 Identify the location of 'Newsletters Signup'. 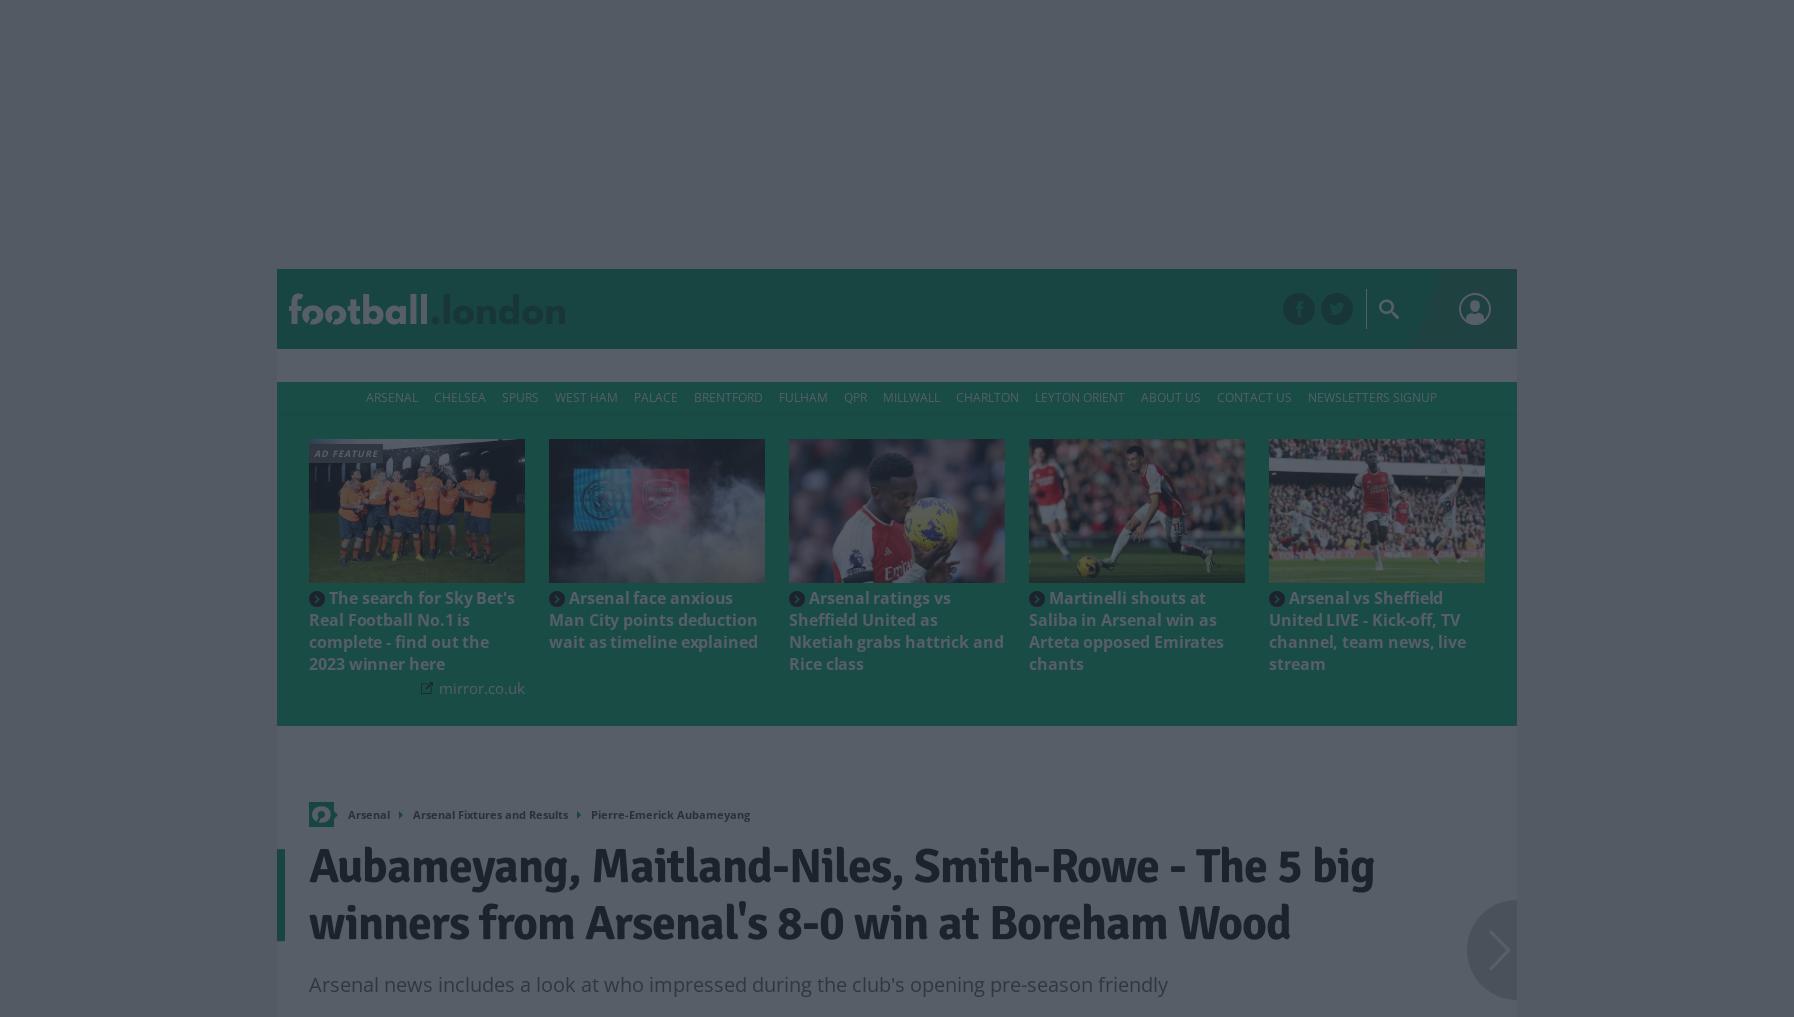
(1371, 397).